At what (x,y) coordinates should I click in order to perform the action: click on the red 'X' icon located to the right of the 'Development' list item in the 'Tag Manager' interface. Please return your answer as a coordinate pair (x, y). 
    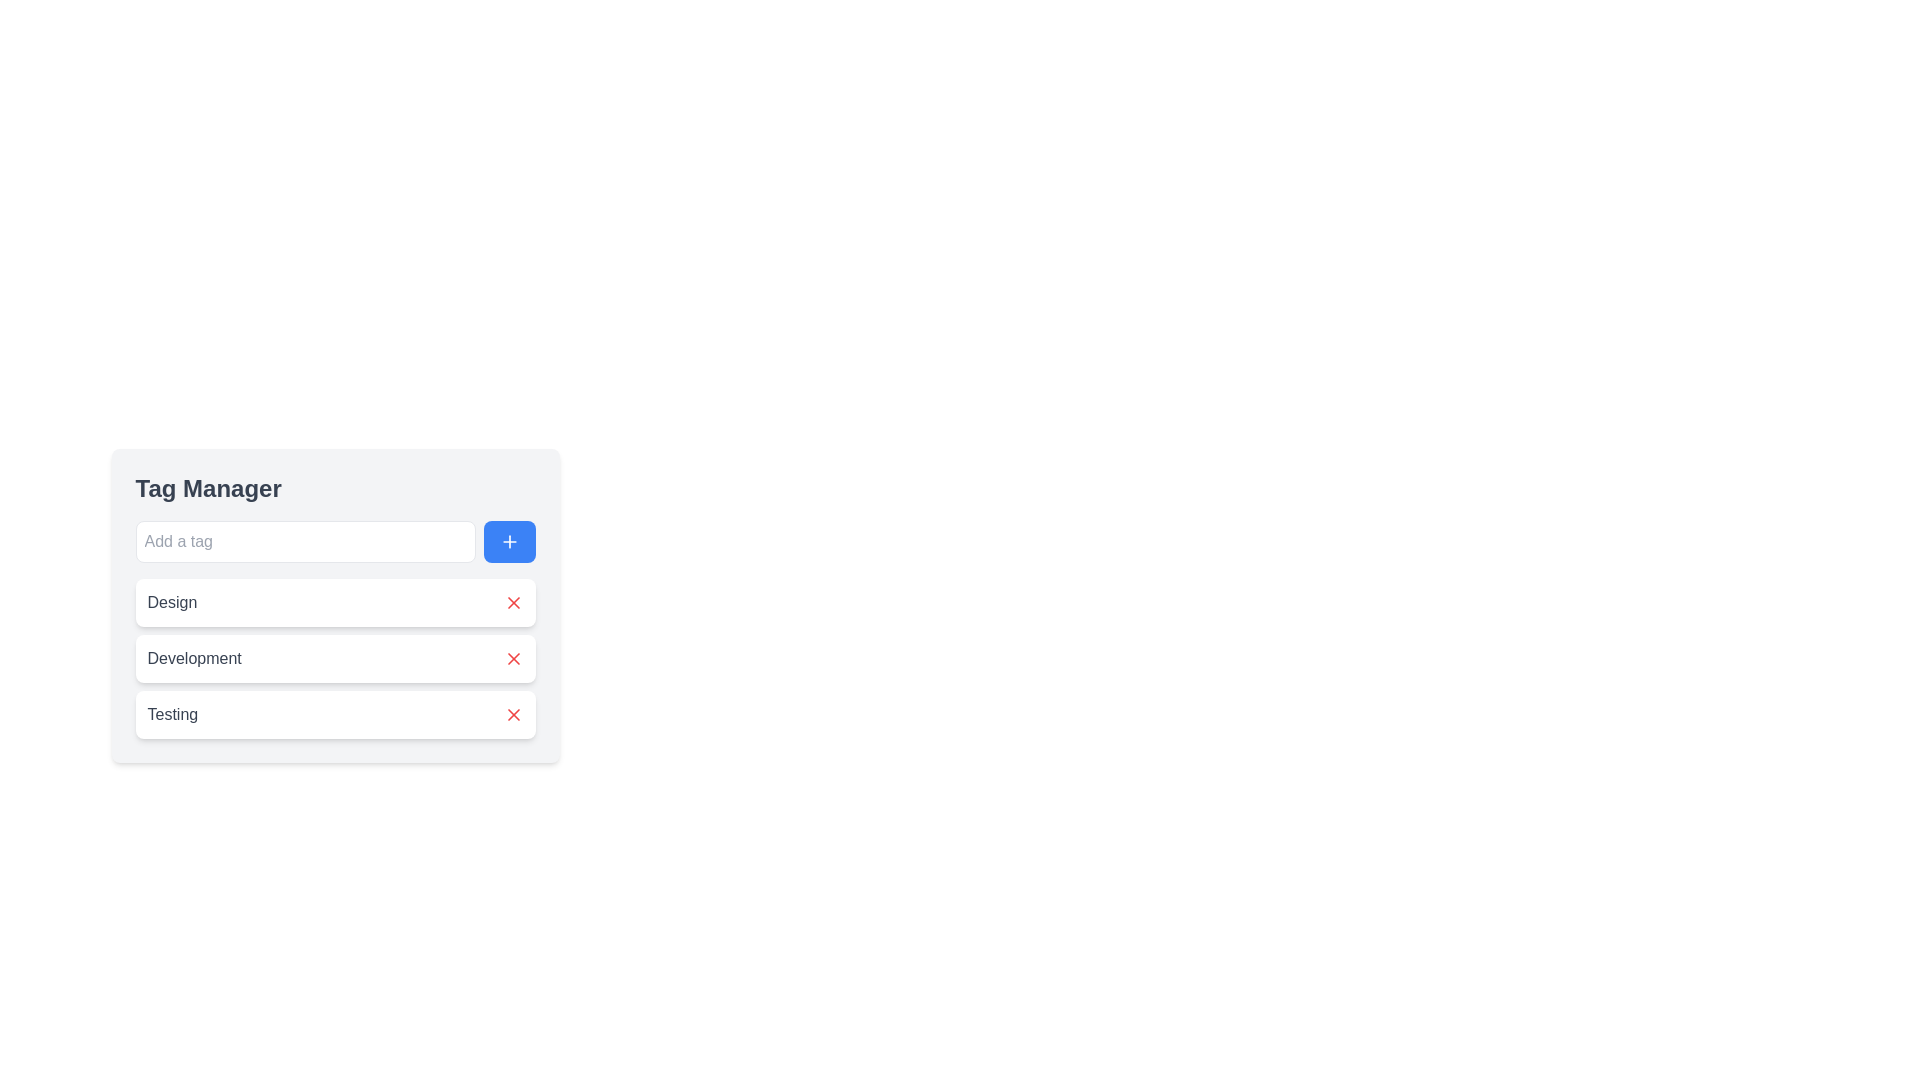
    Looking at the image, I should click on (513, 659).